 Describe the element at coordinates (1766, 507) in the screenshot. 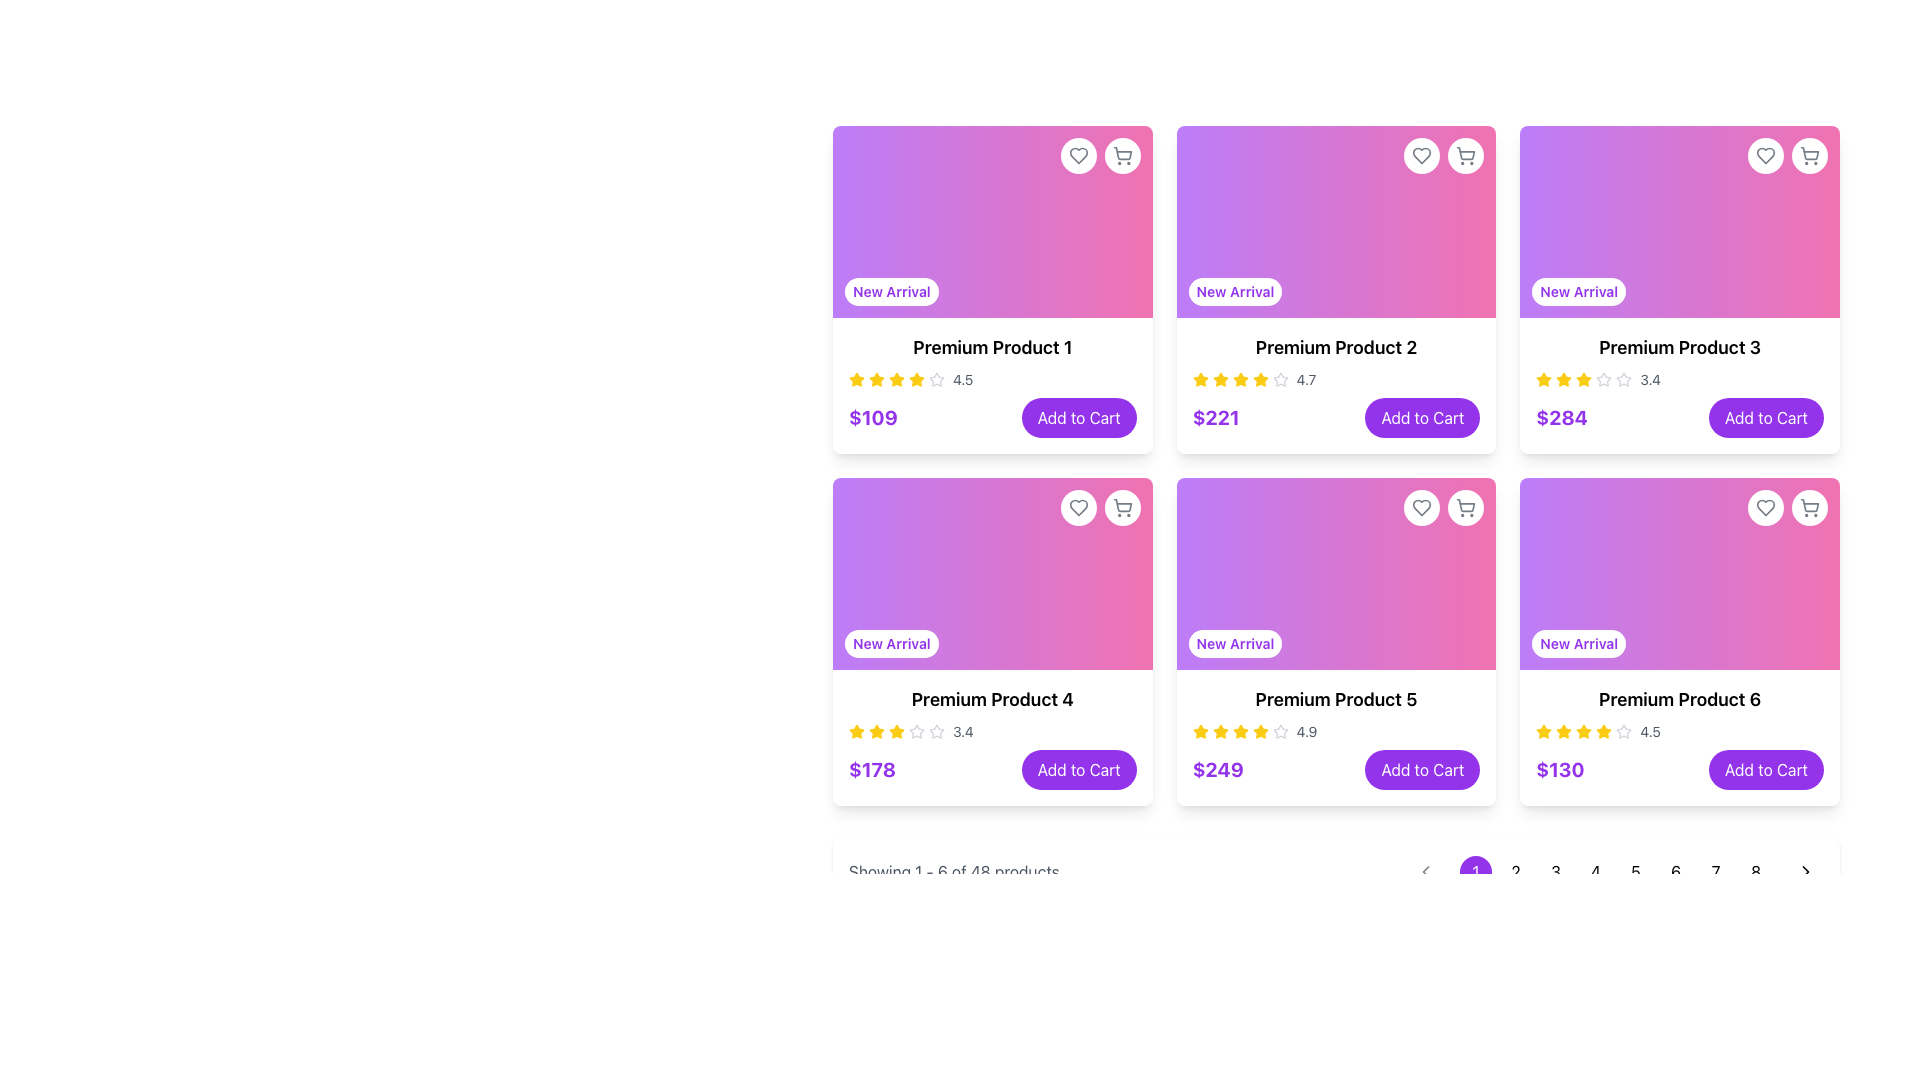

I see `the heart-shaped icon in the top-right corner of the 'Premium Product 6' card` at that location.